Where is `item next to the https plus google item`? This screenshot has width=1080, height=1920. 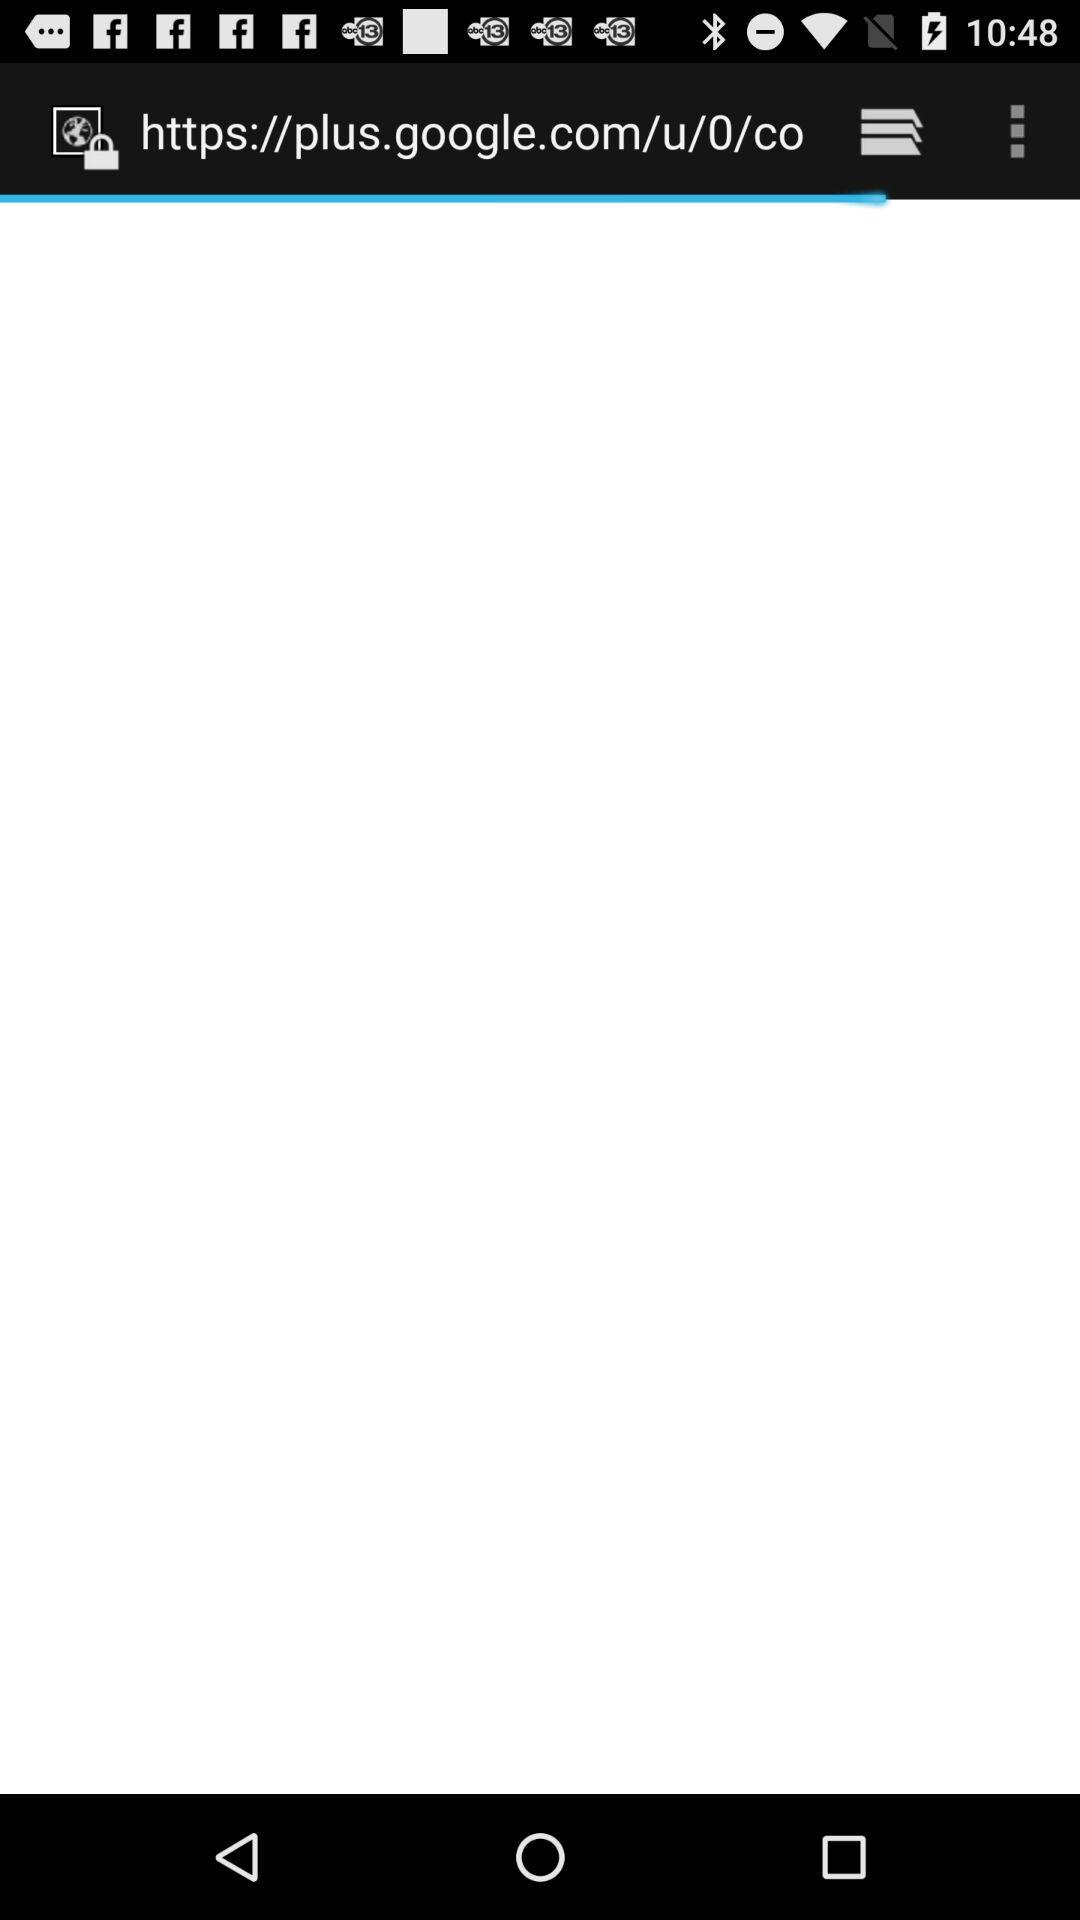
item next to the https plus google item is located at coordinates (890, 130).